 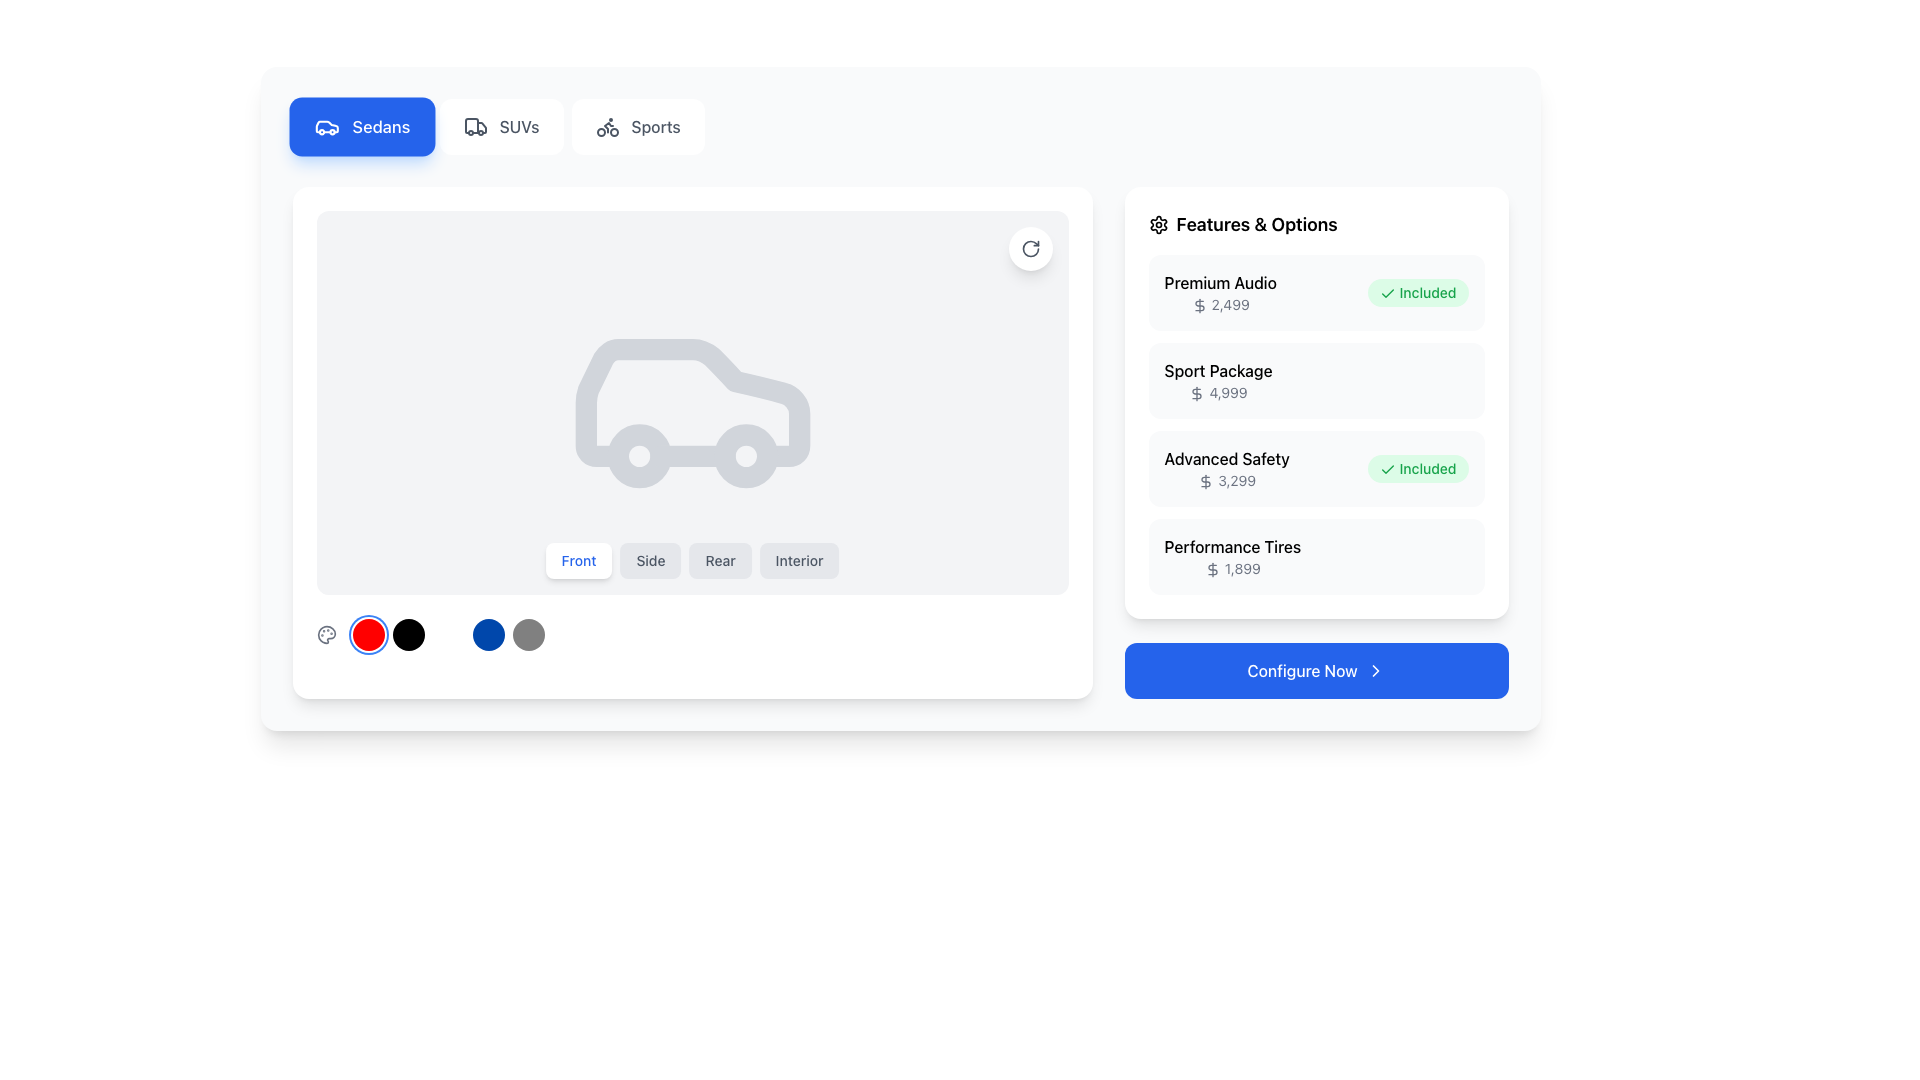 What do you see at coordinates (1417, 293) in the screenshot?
I see `the Indicator badge located on the right side of the 'Premium Audio' option under the 'Features & Options' section, which indicates that the feature is included in the selected package` at bounding box center [1417, 293].